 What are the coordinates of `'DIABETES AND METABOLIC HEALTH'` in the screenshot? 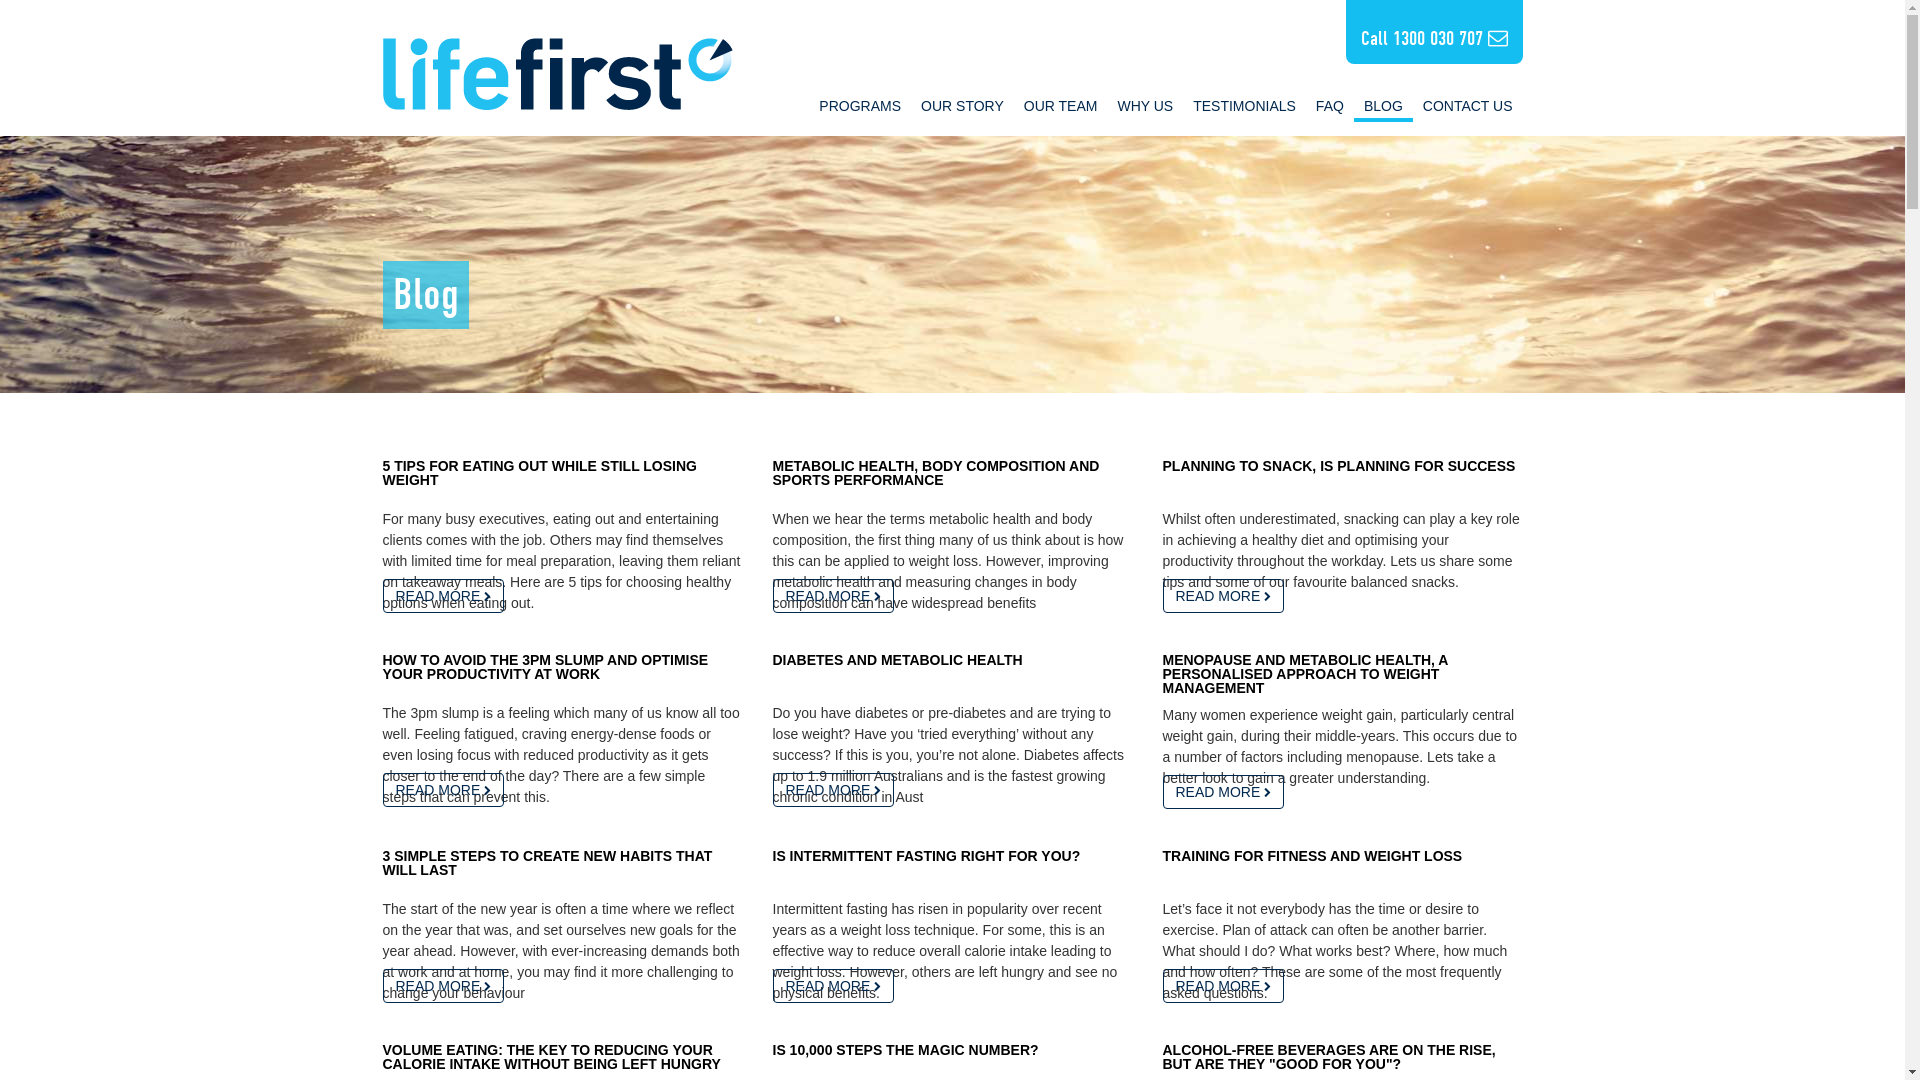 It's located at (896, 659).